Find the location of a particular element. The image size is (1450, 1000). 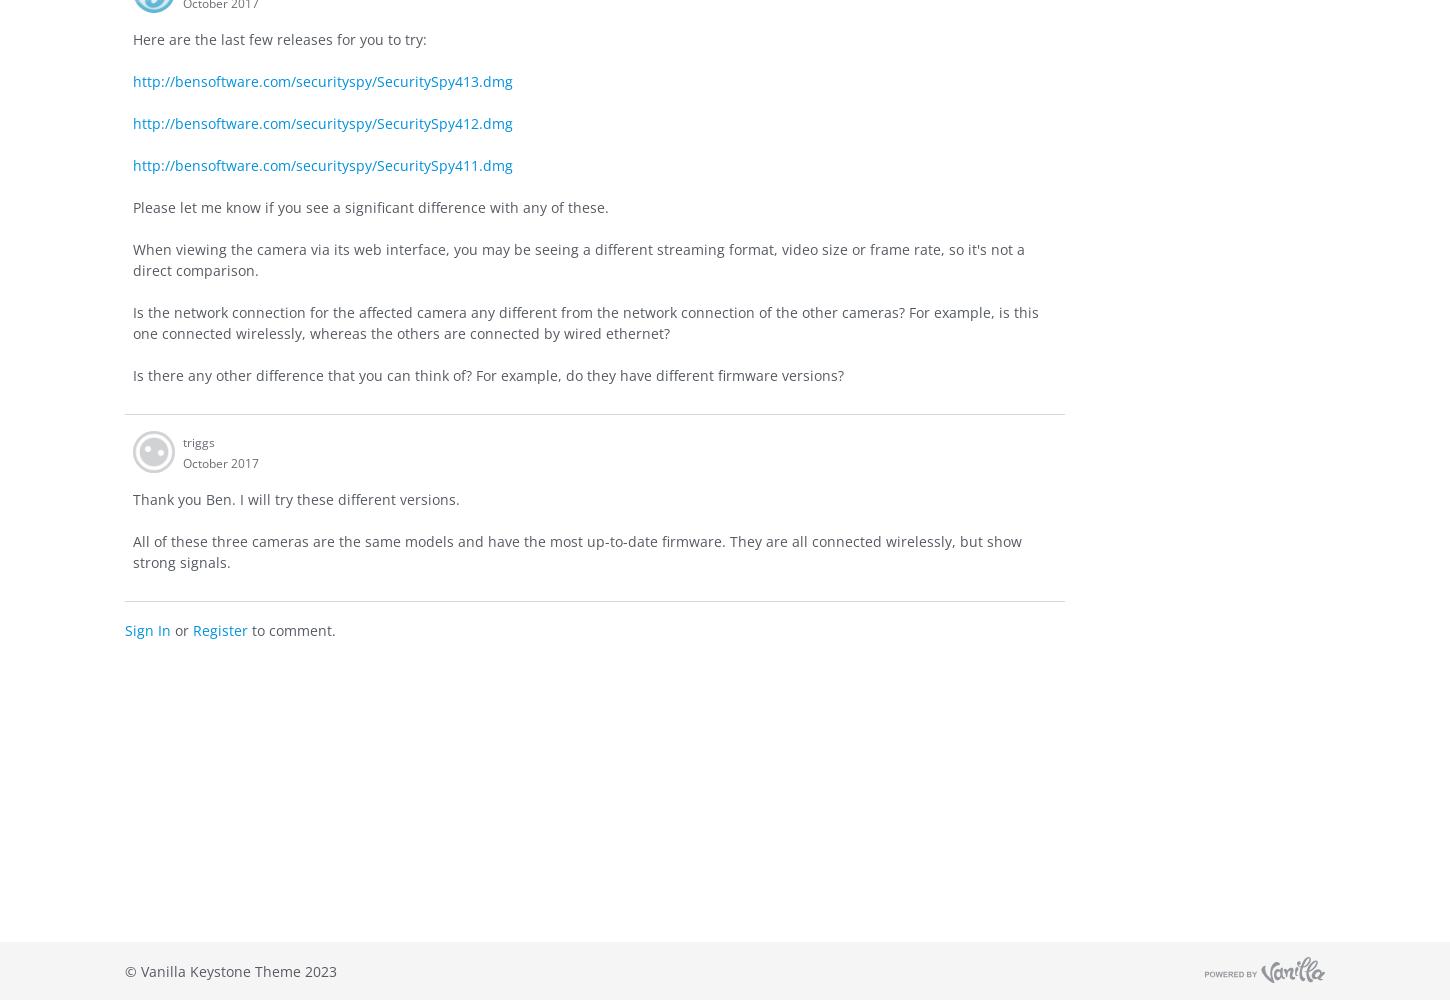

'http://bensoftware.com/securityspy/SecuritySpy412.dmg' is located at coordinates (323, 121).